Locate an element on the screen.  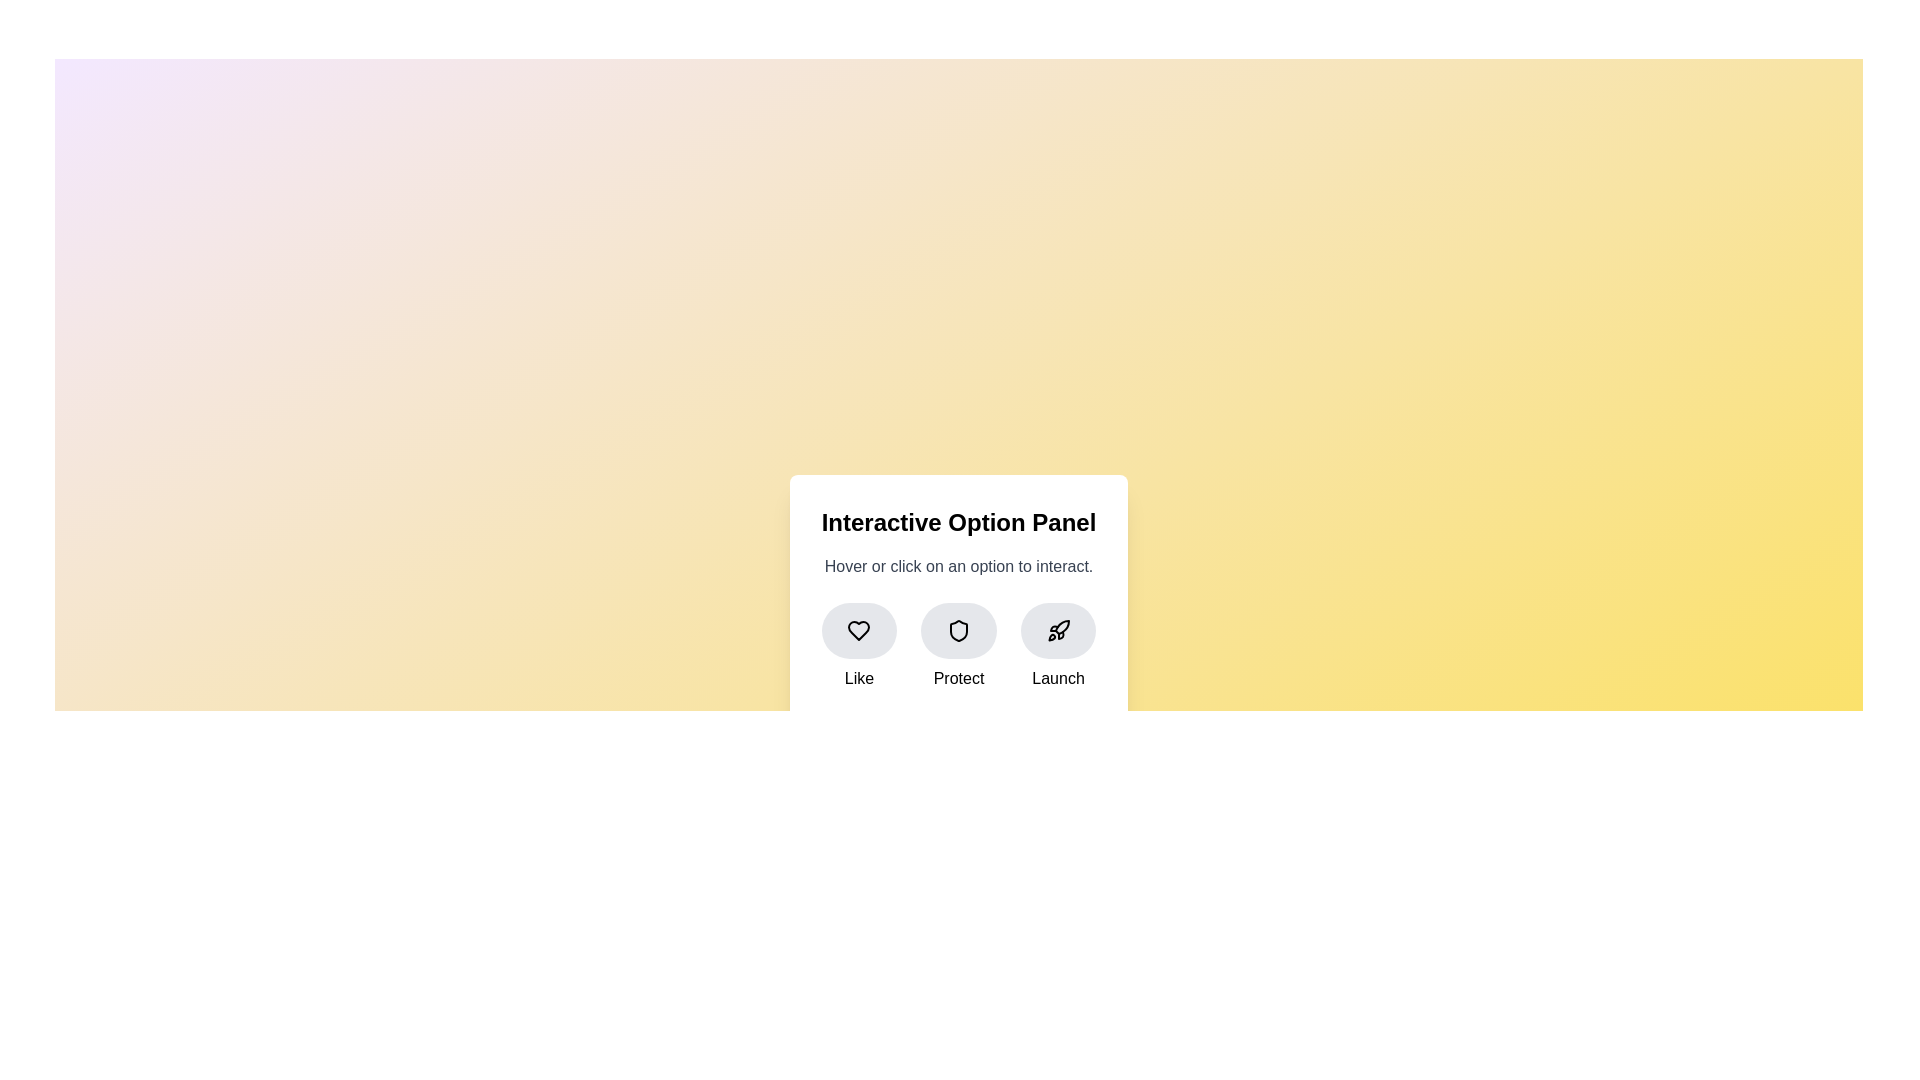
the circular gray button with a heart icon located above the 'Like' label is located at coordinates (859, 631).